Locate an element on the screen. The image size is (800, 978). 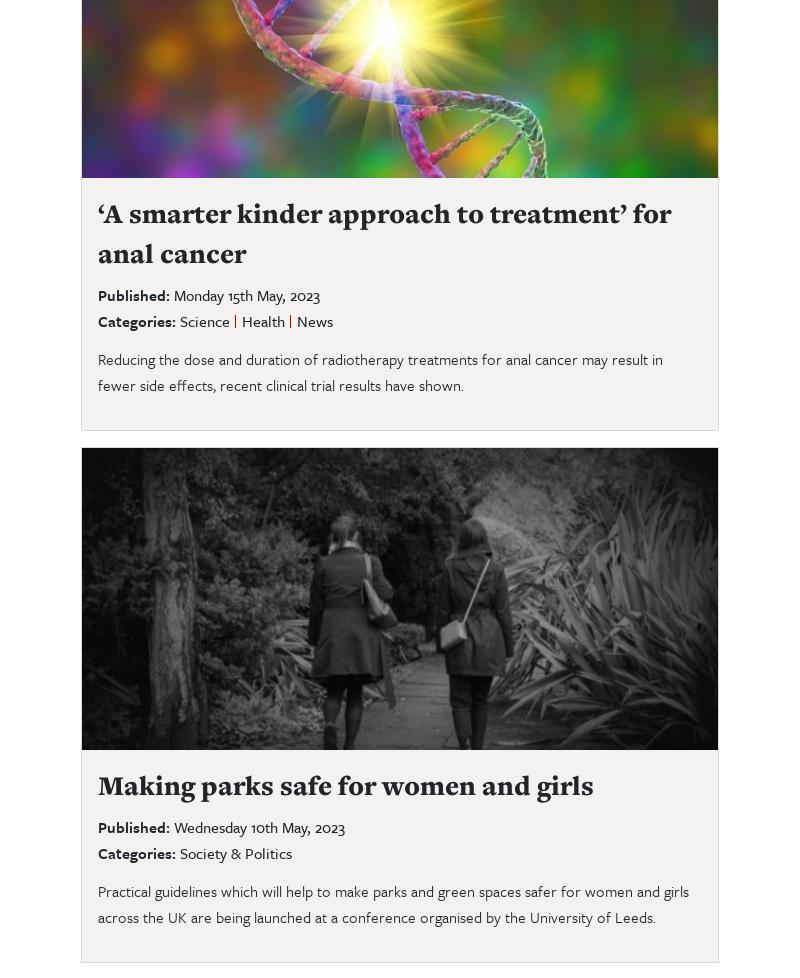
'Reducing the dose and duration of radiotherapy treatments for anal cancer may result in fewer side effects, recent clinical trial results have shown.' is located at coordinates (379, 369).